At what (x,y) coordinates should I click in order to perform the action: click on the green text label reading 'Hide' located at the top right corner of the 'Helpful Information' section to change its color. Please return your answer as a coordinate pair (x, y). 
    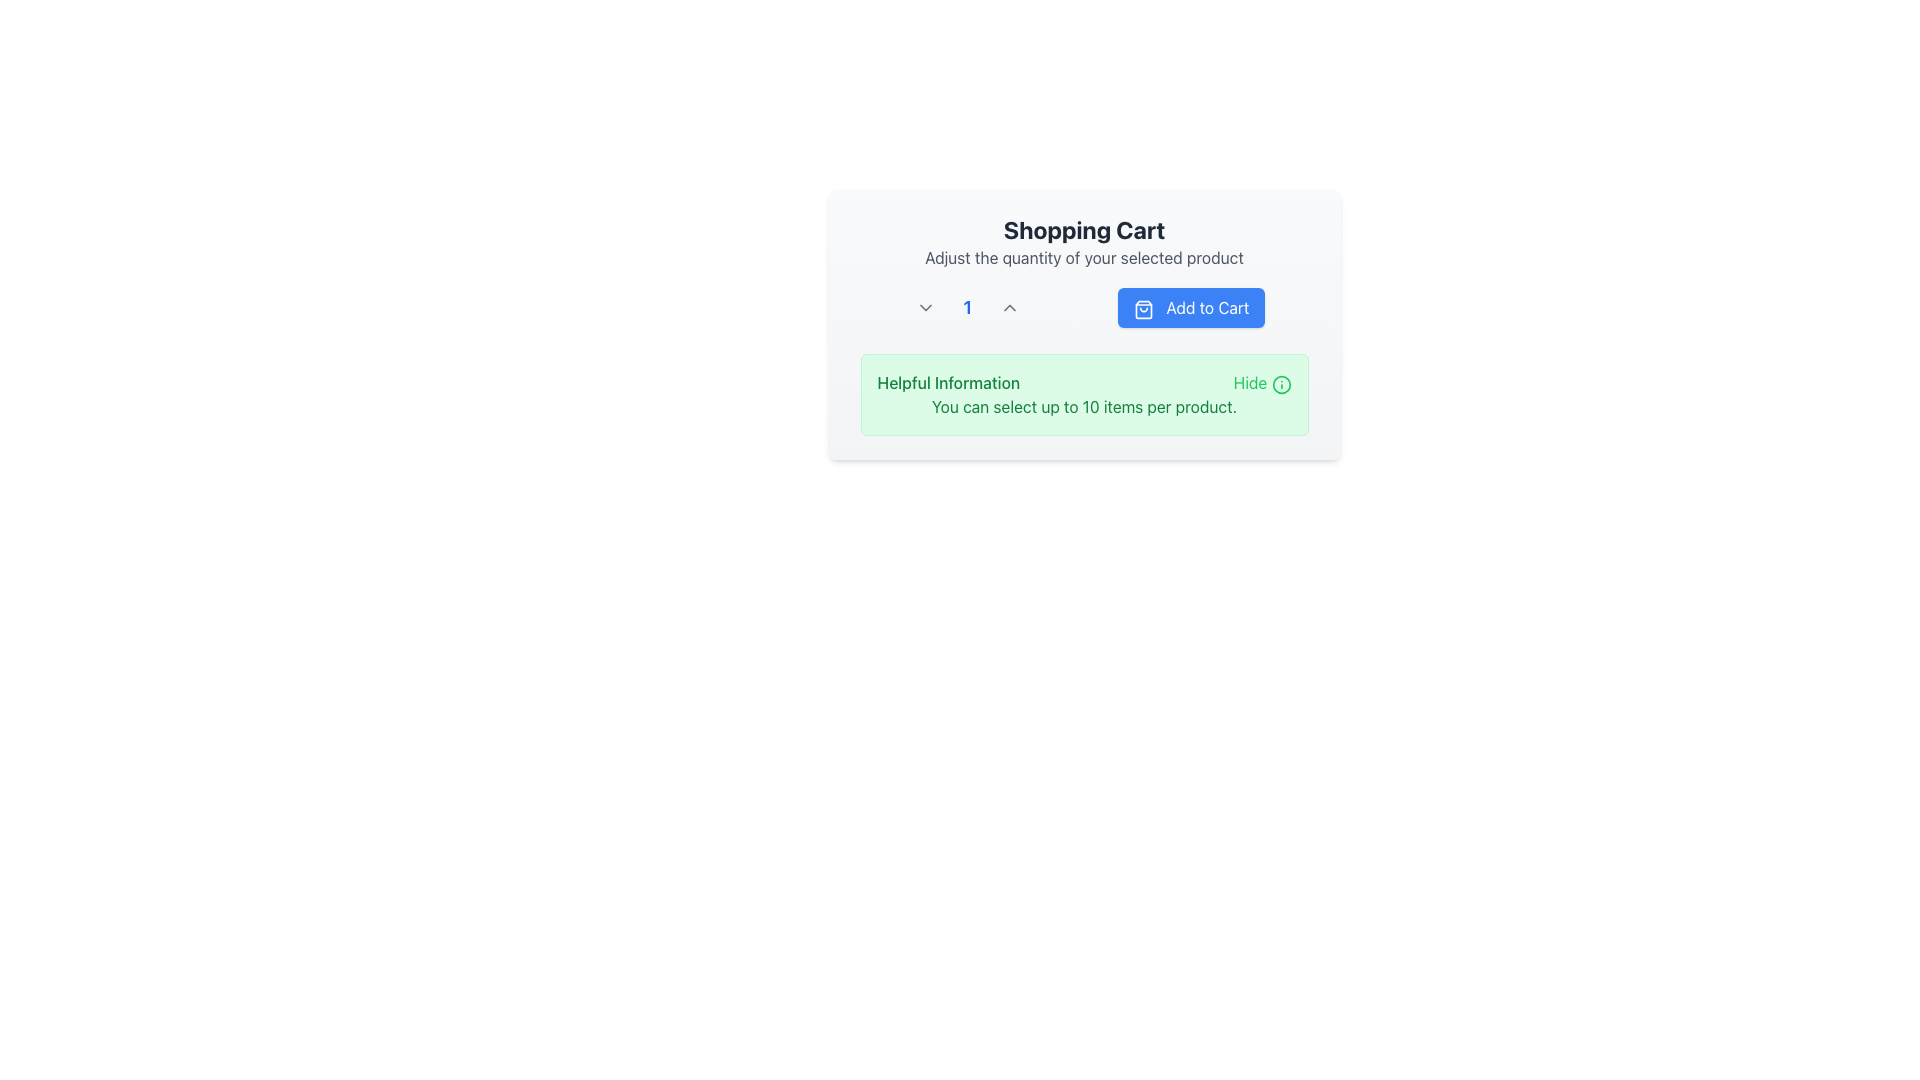
    Looking at the image, I should click on (1261, 382).